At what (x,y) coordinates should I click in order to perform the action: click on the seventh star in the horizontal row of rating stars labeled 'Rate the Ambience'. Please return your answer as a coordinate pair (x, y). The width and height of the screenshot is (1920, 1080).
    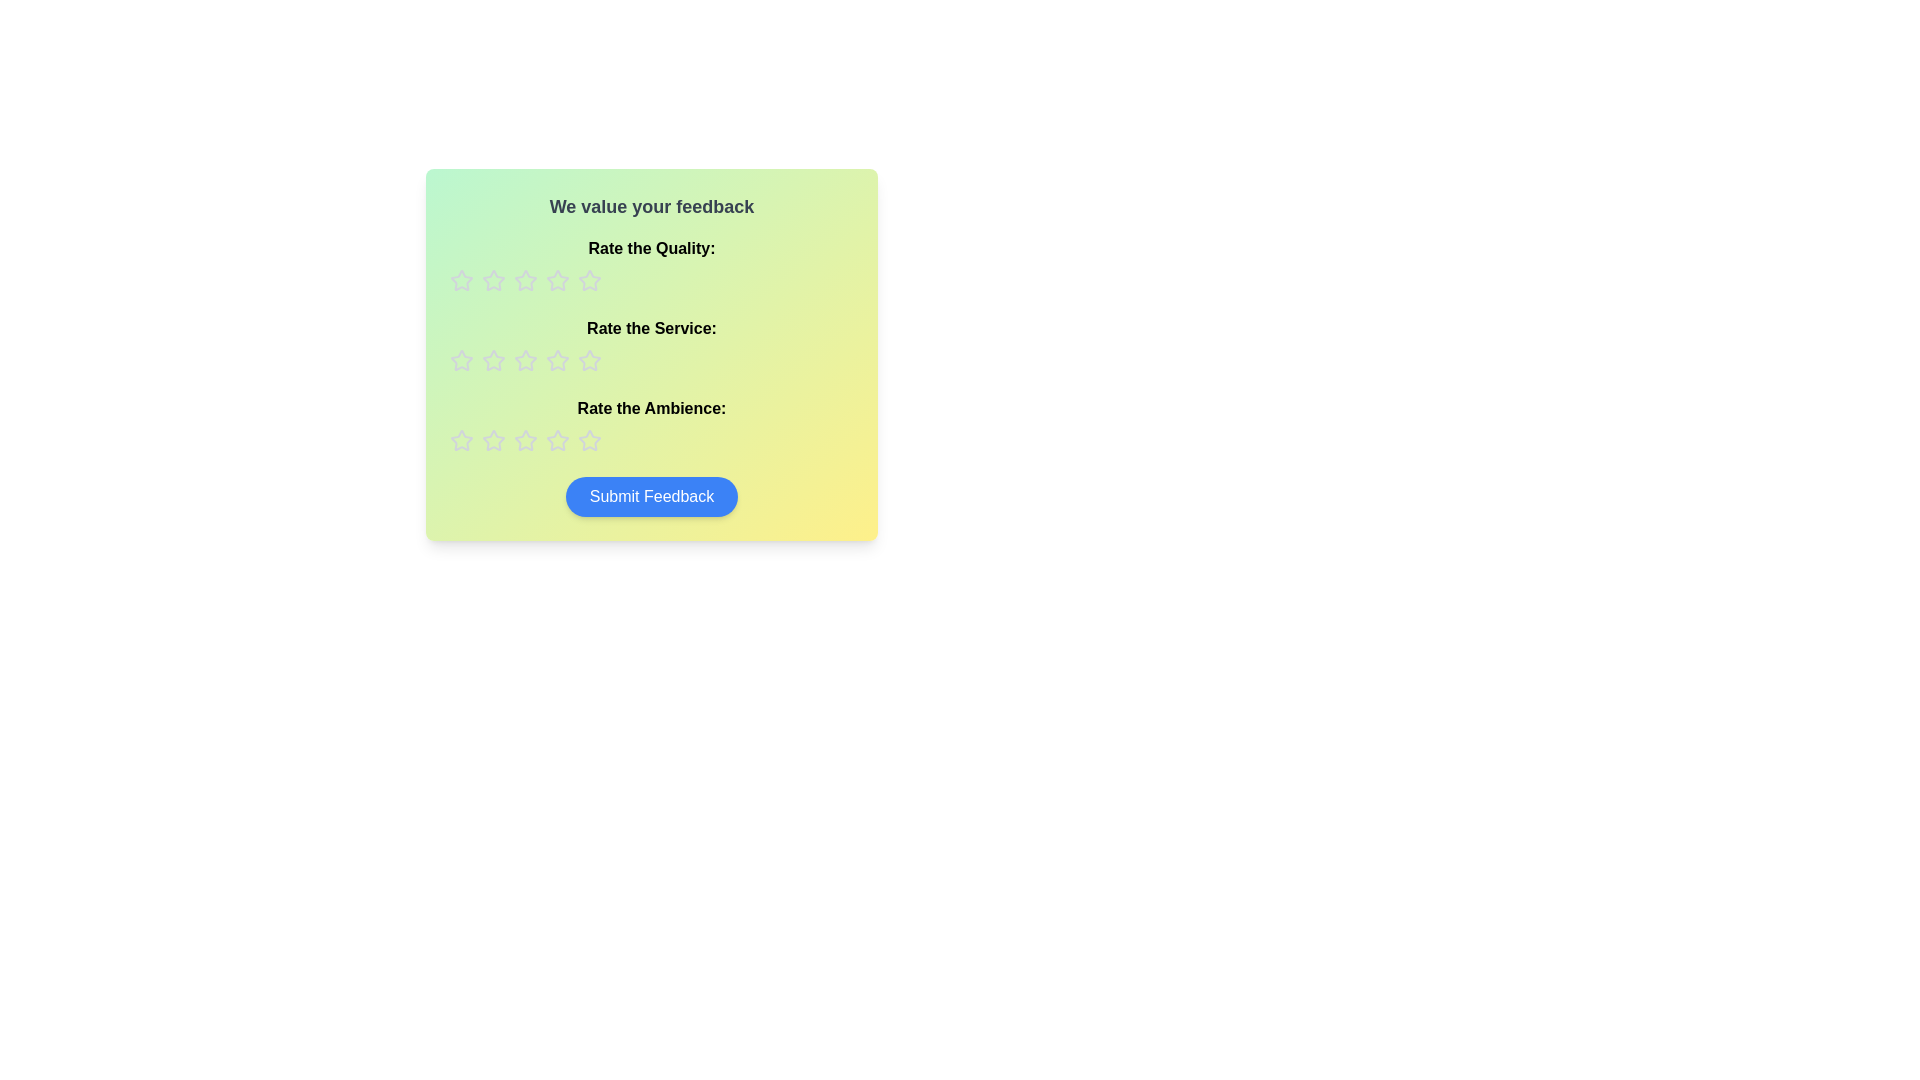
    Looking at the image, I should click on (589, 439).